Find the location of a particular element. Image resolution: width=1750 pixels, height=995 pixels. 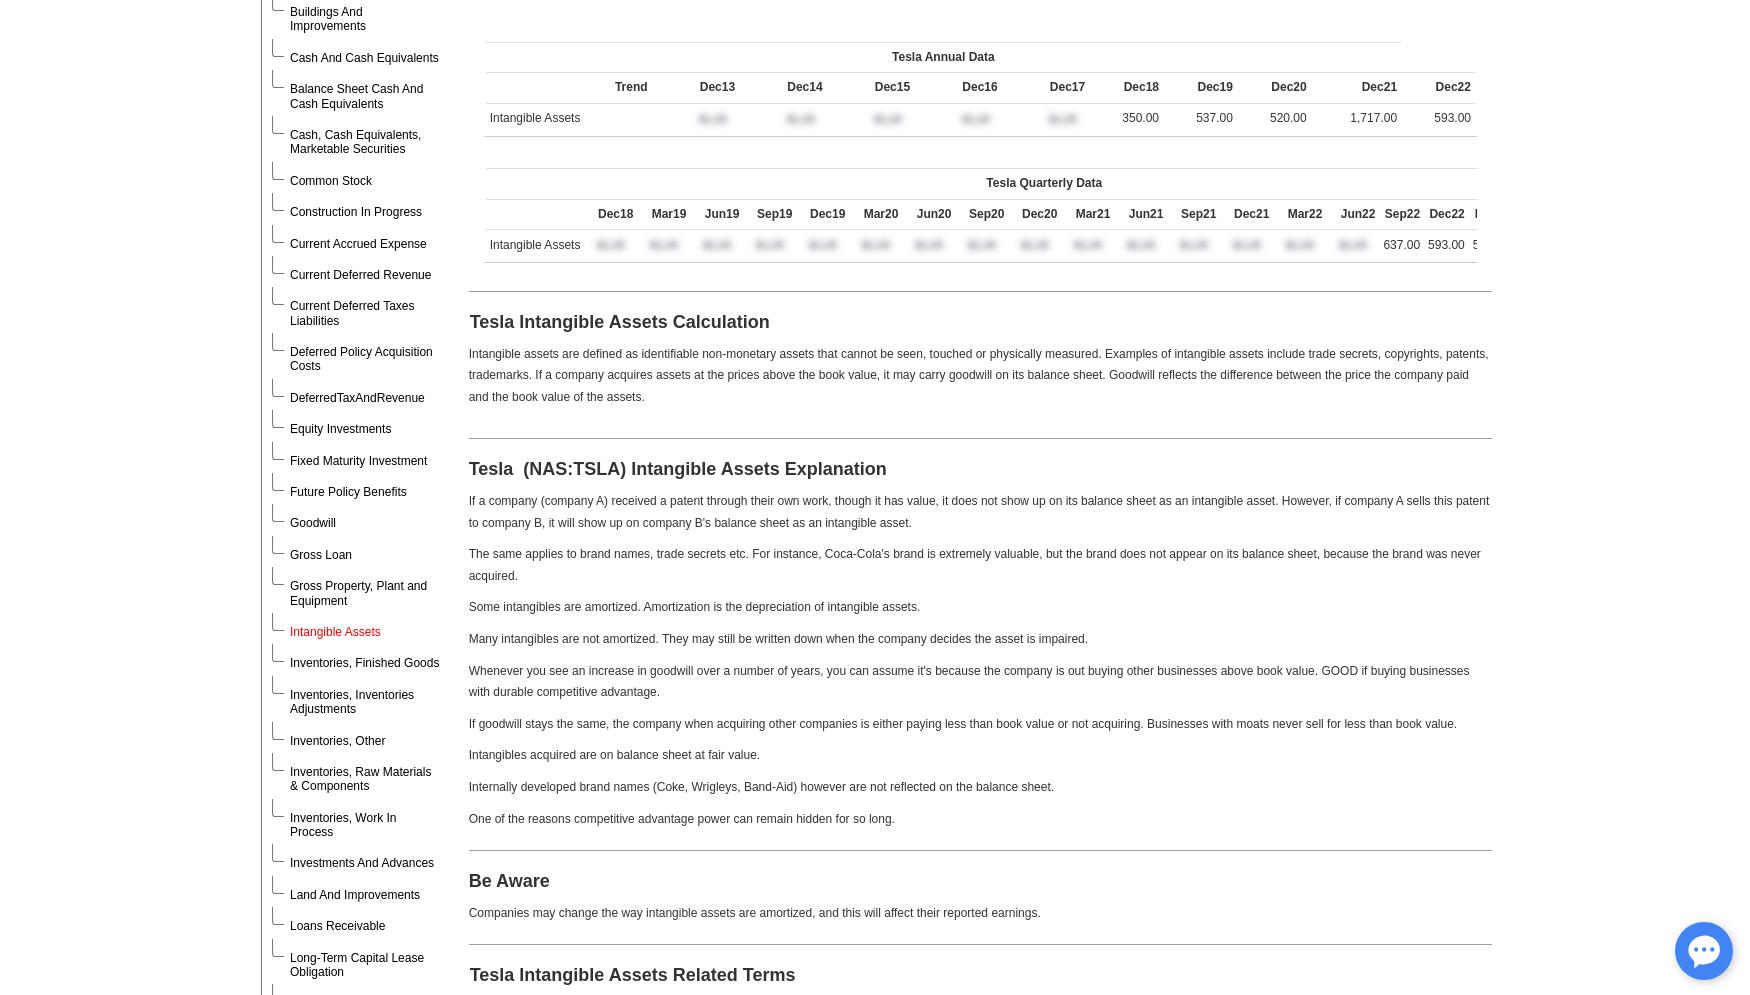

'Mar21' is located at coordinates (1075, 212).